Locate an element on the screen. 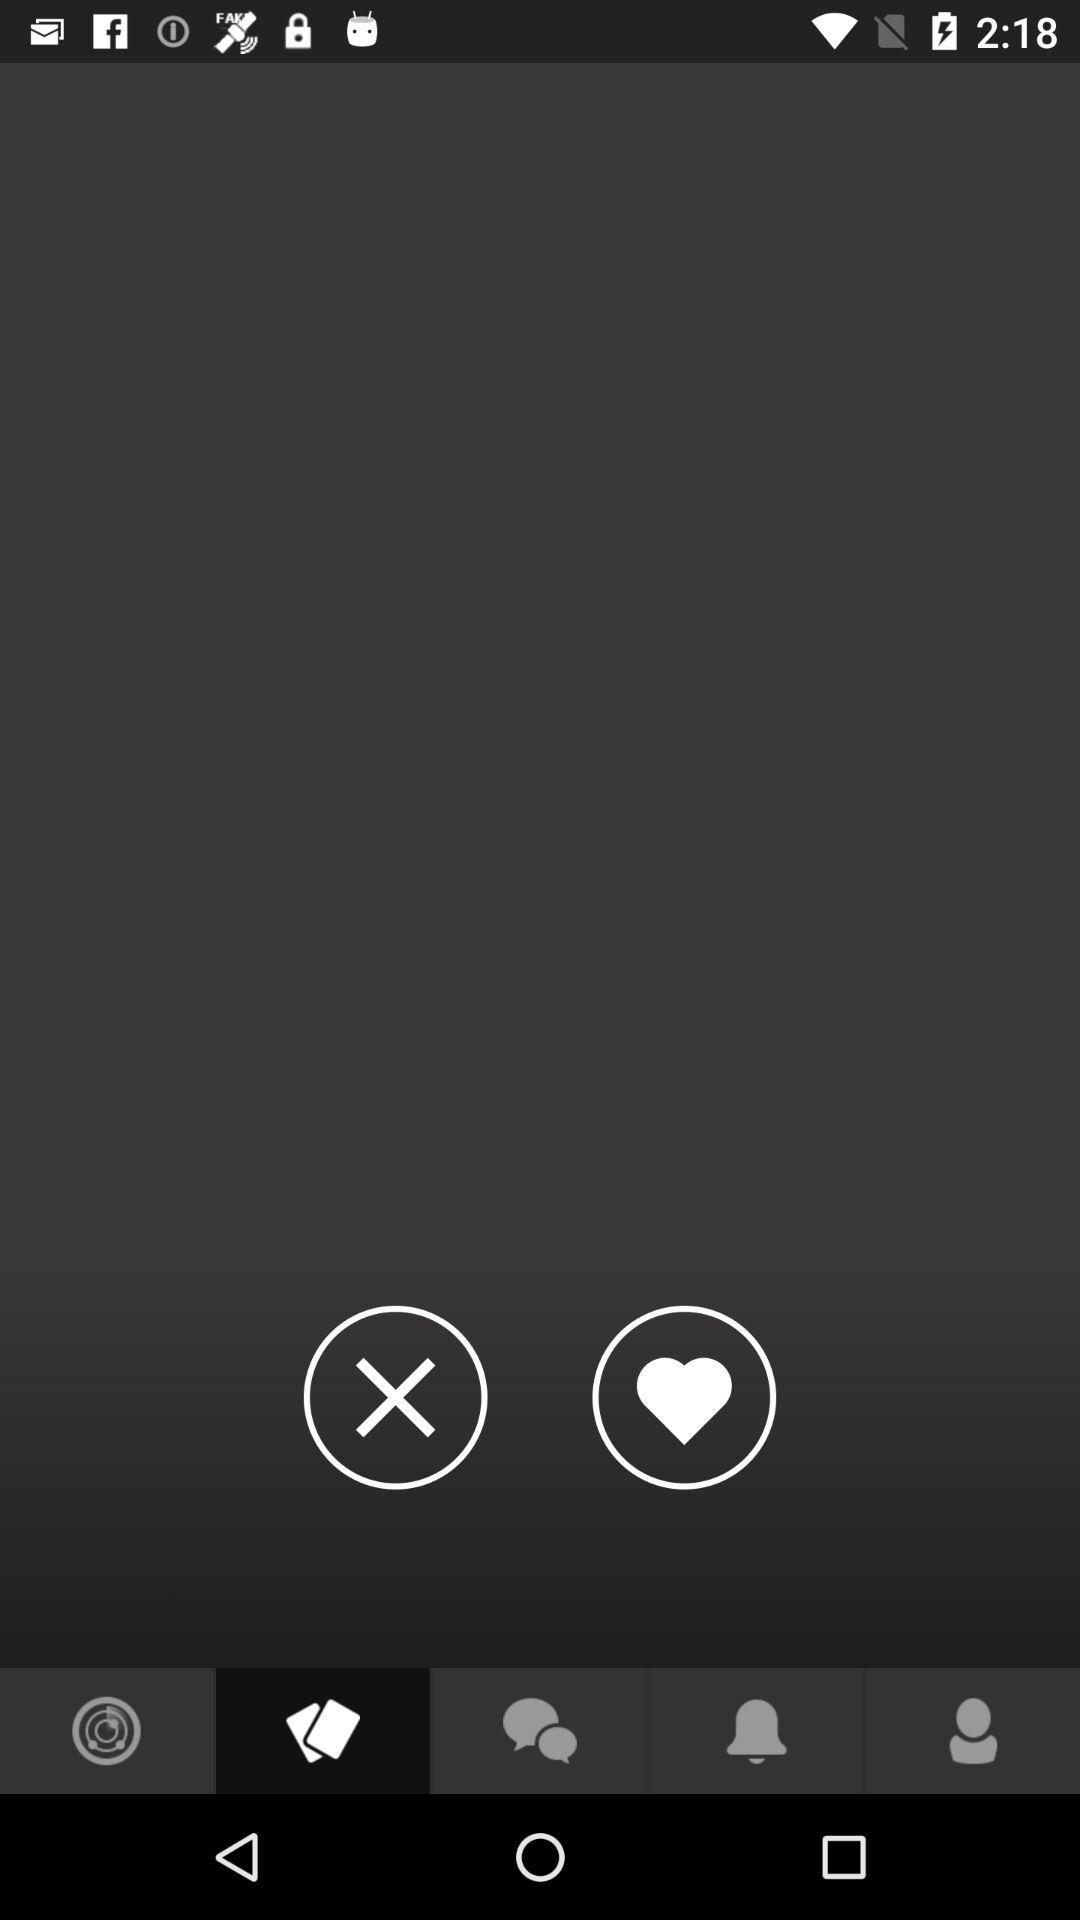 The width and height of the screenshot is (1080, 1920). the favorite icon is located at coordinates (683, 1396).